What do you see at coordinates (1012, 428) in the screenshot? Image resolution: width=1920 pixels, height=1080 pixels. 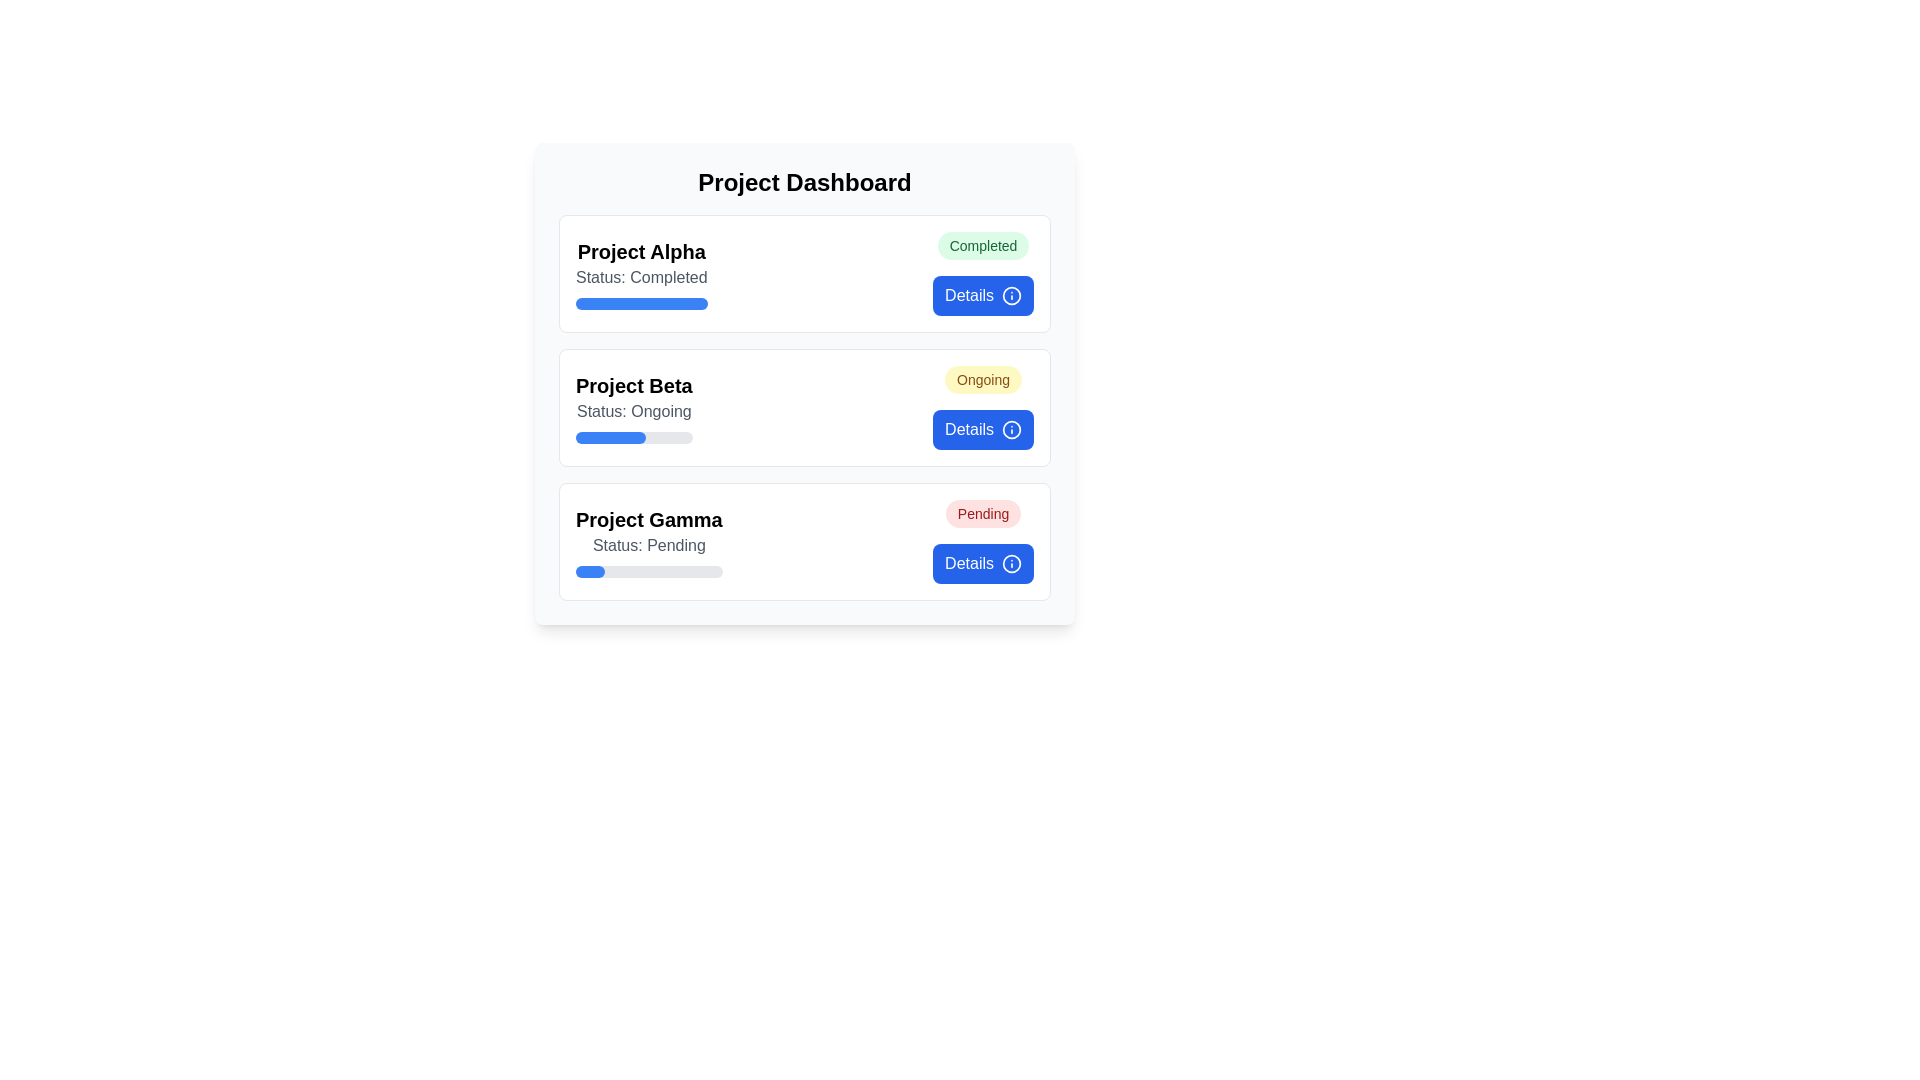 I see `the SVG Icon located at the right end of the 'Details' button for Project Beta, which indicates additional information about the project` at bounding box center [1012, 428].